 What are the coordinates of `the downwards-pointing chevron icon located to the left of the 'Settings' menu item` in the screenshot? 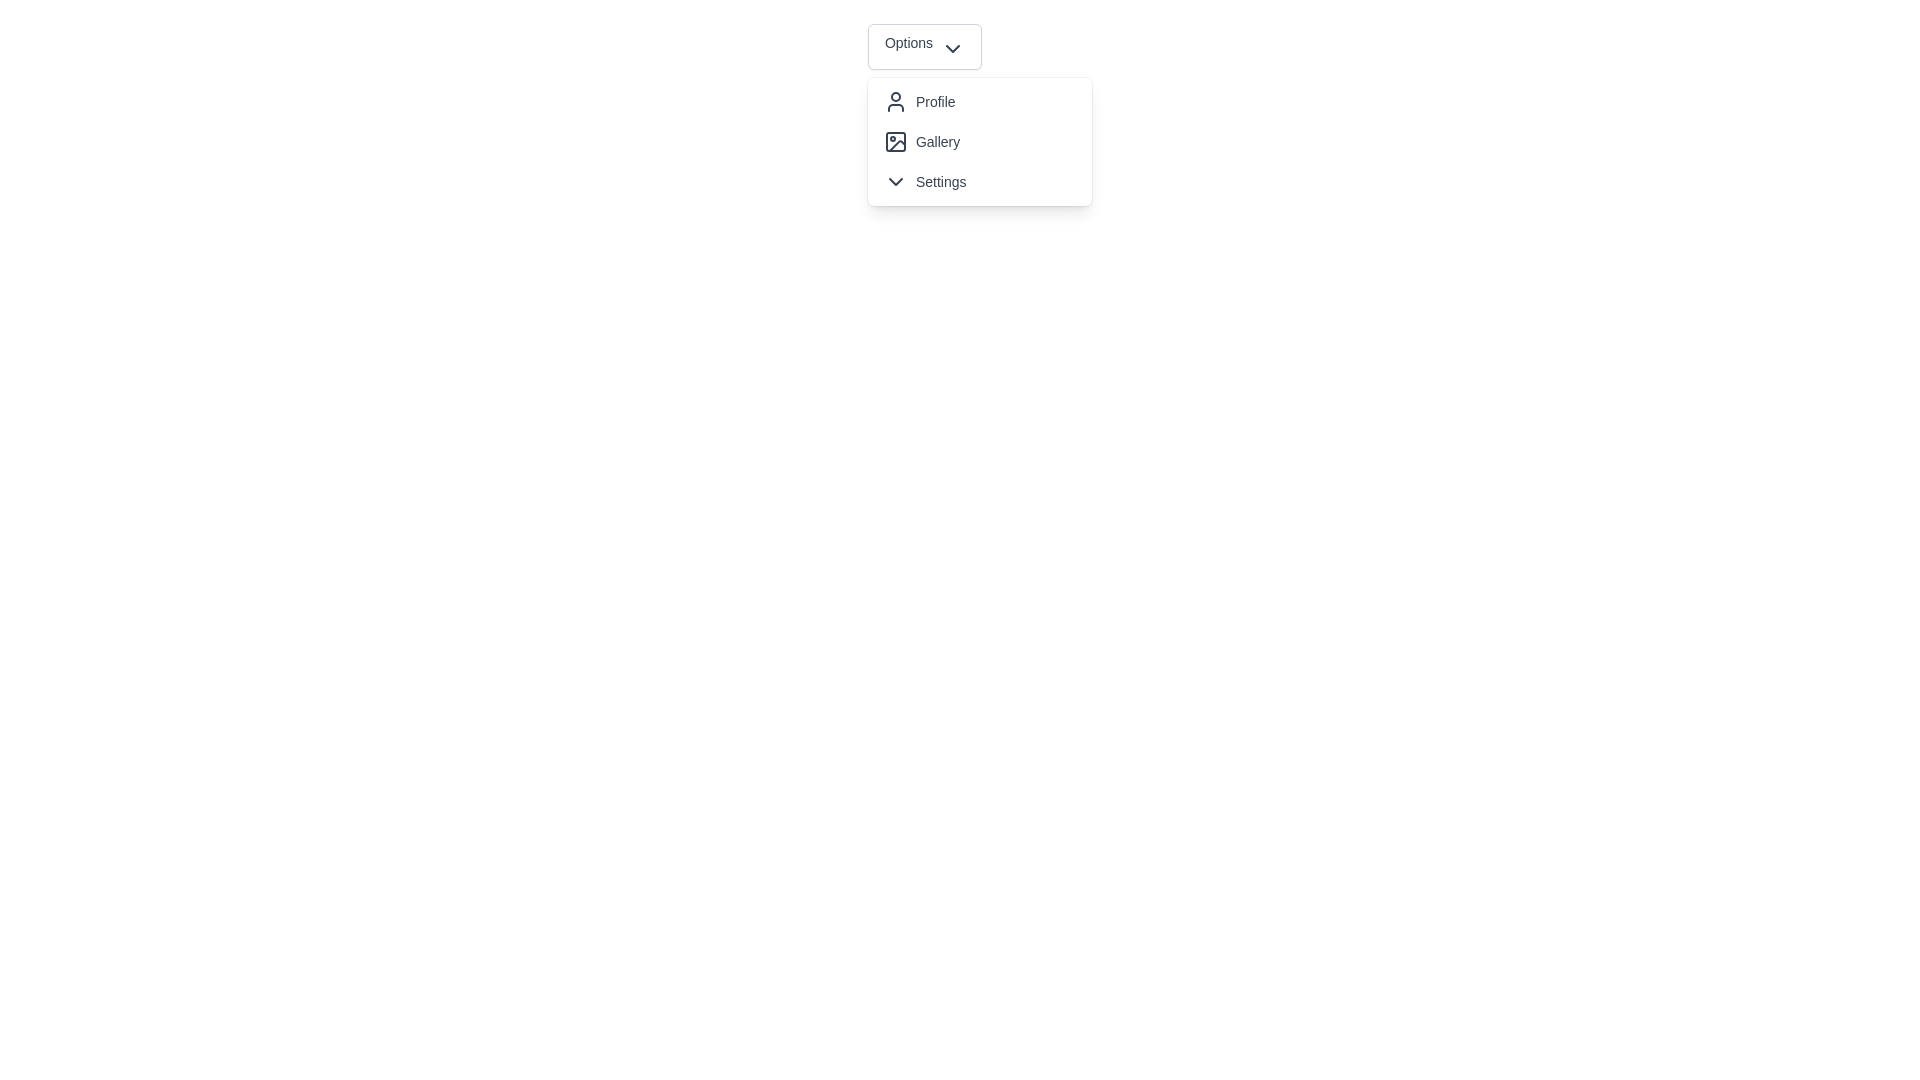 It's located at (894, 181).